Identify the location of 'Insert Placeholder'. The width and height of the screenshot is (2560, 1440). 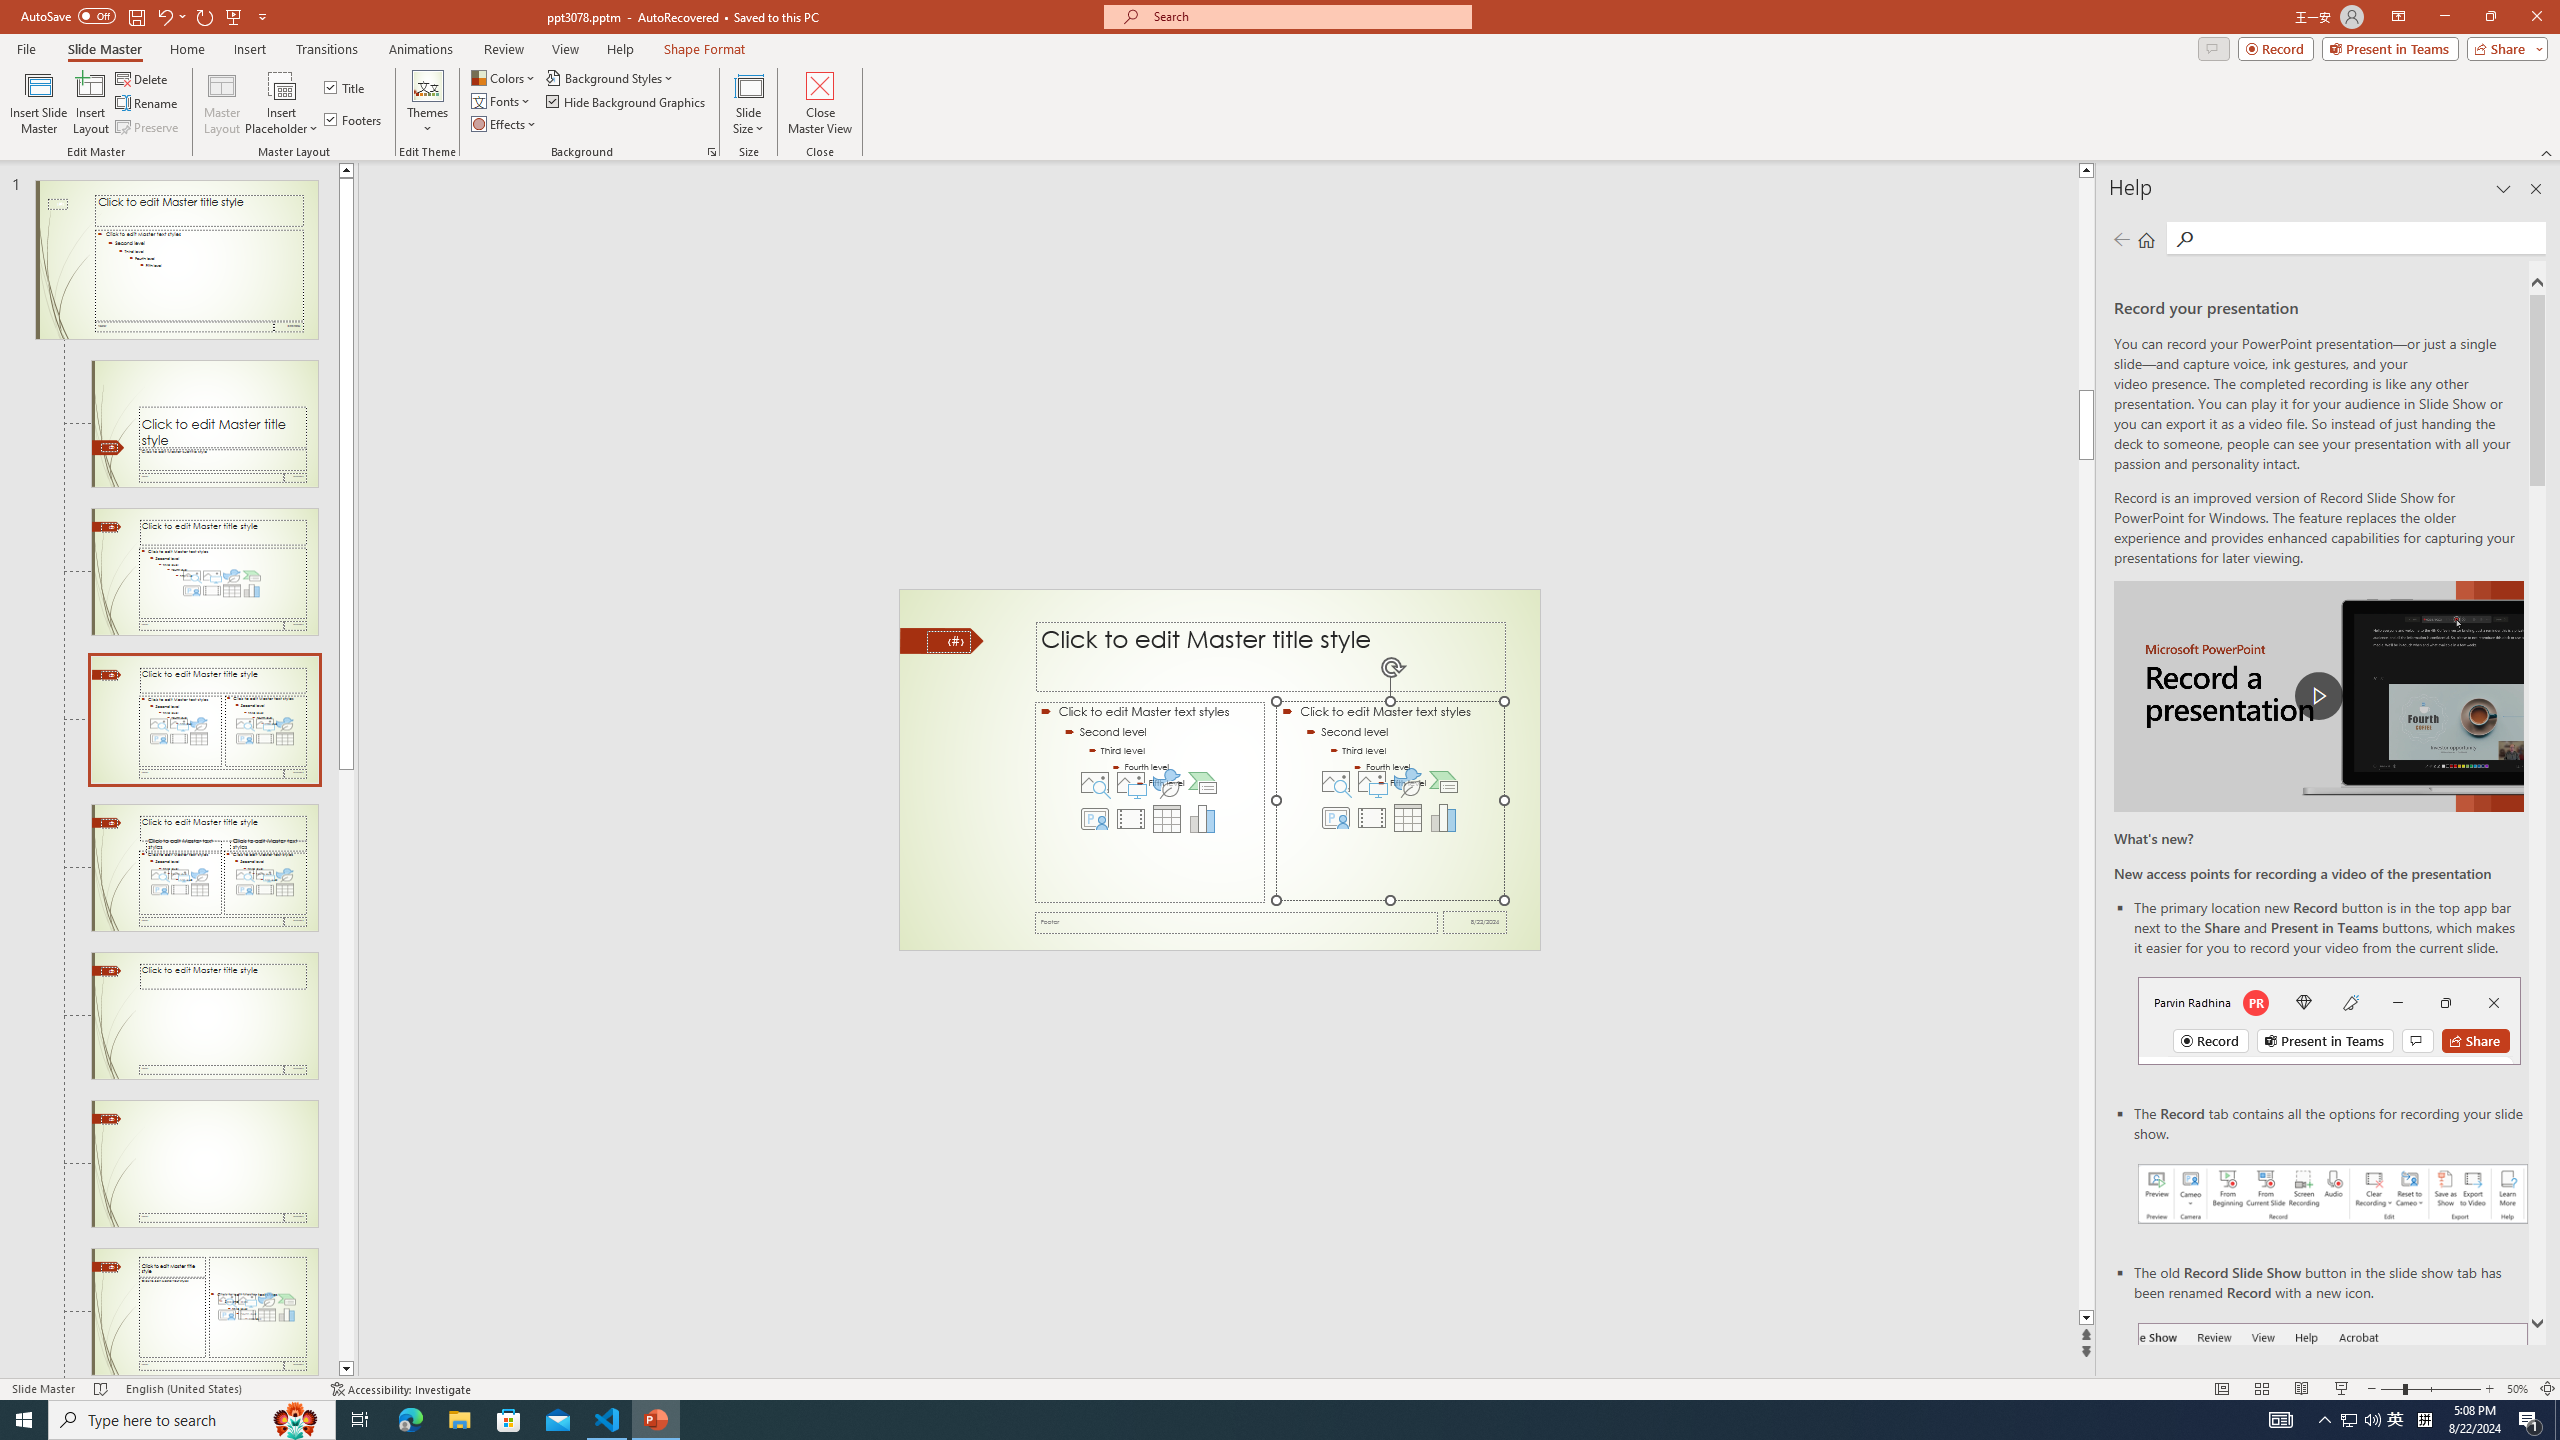
(281, 103).